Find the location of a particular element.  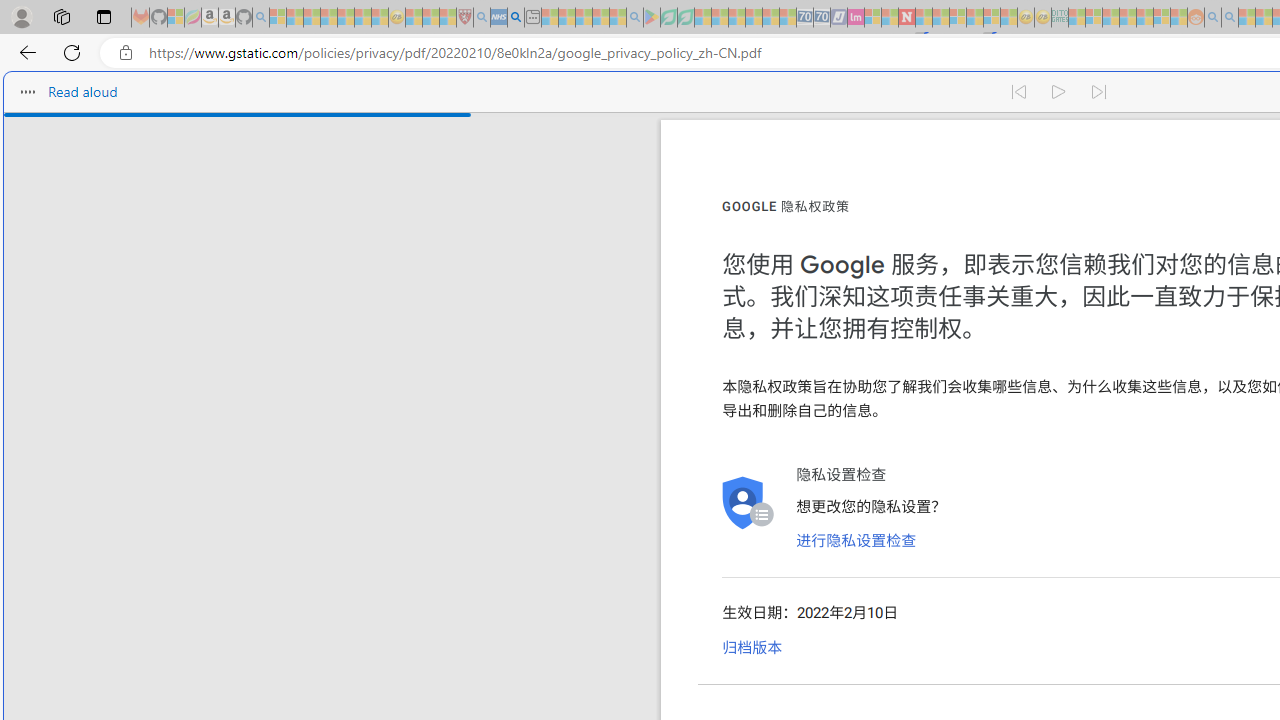

'Read previous paragraph' is located at coordinates (1018, 92).